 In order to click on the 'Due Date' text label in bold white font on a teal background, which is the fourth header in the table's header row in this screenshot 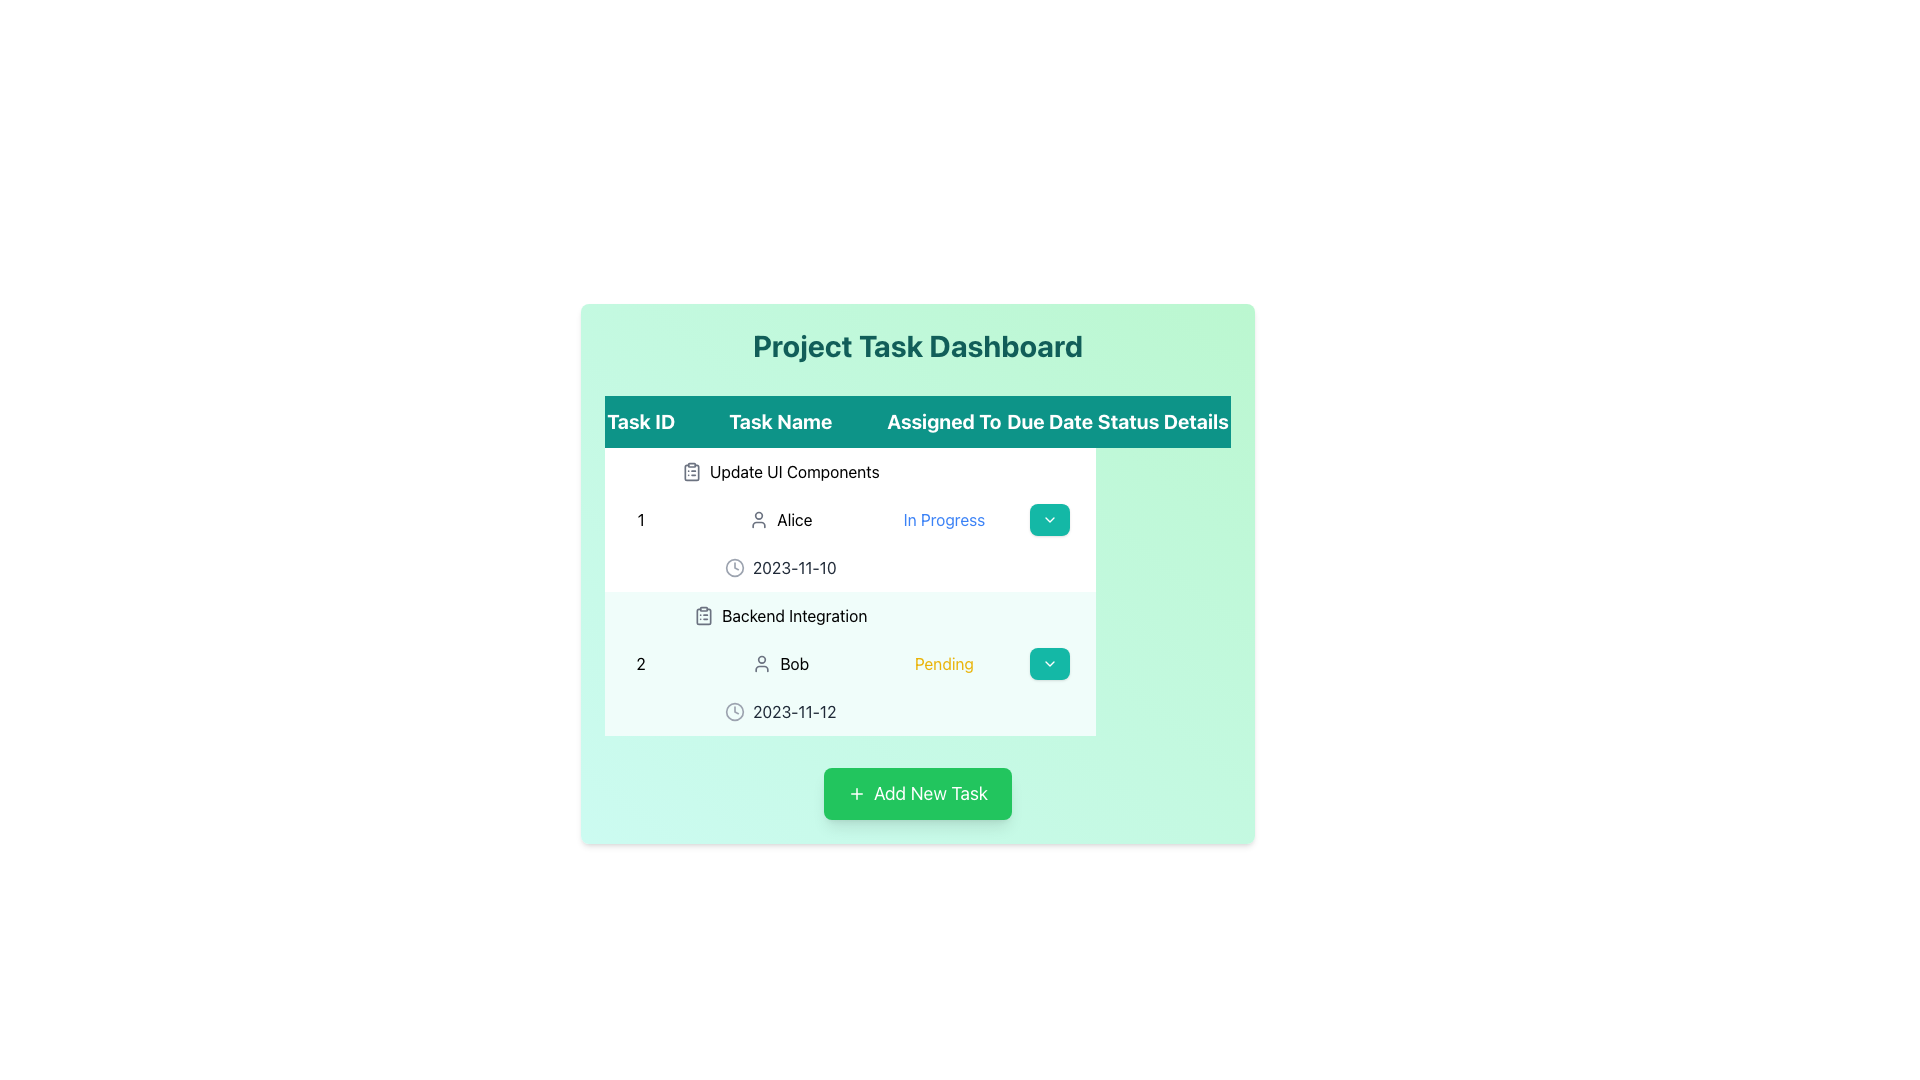, I will do `click(1049, 420)`.